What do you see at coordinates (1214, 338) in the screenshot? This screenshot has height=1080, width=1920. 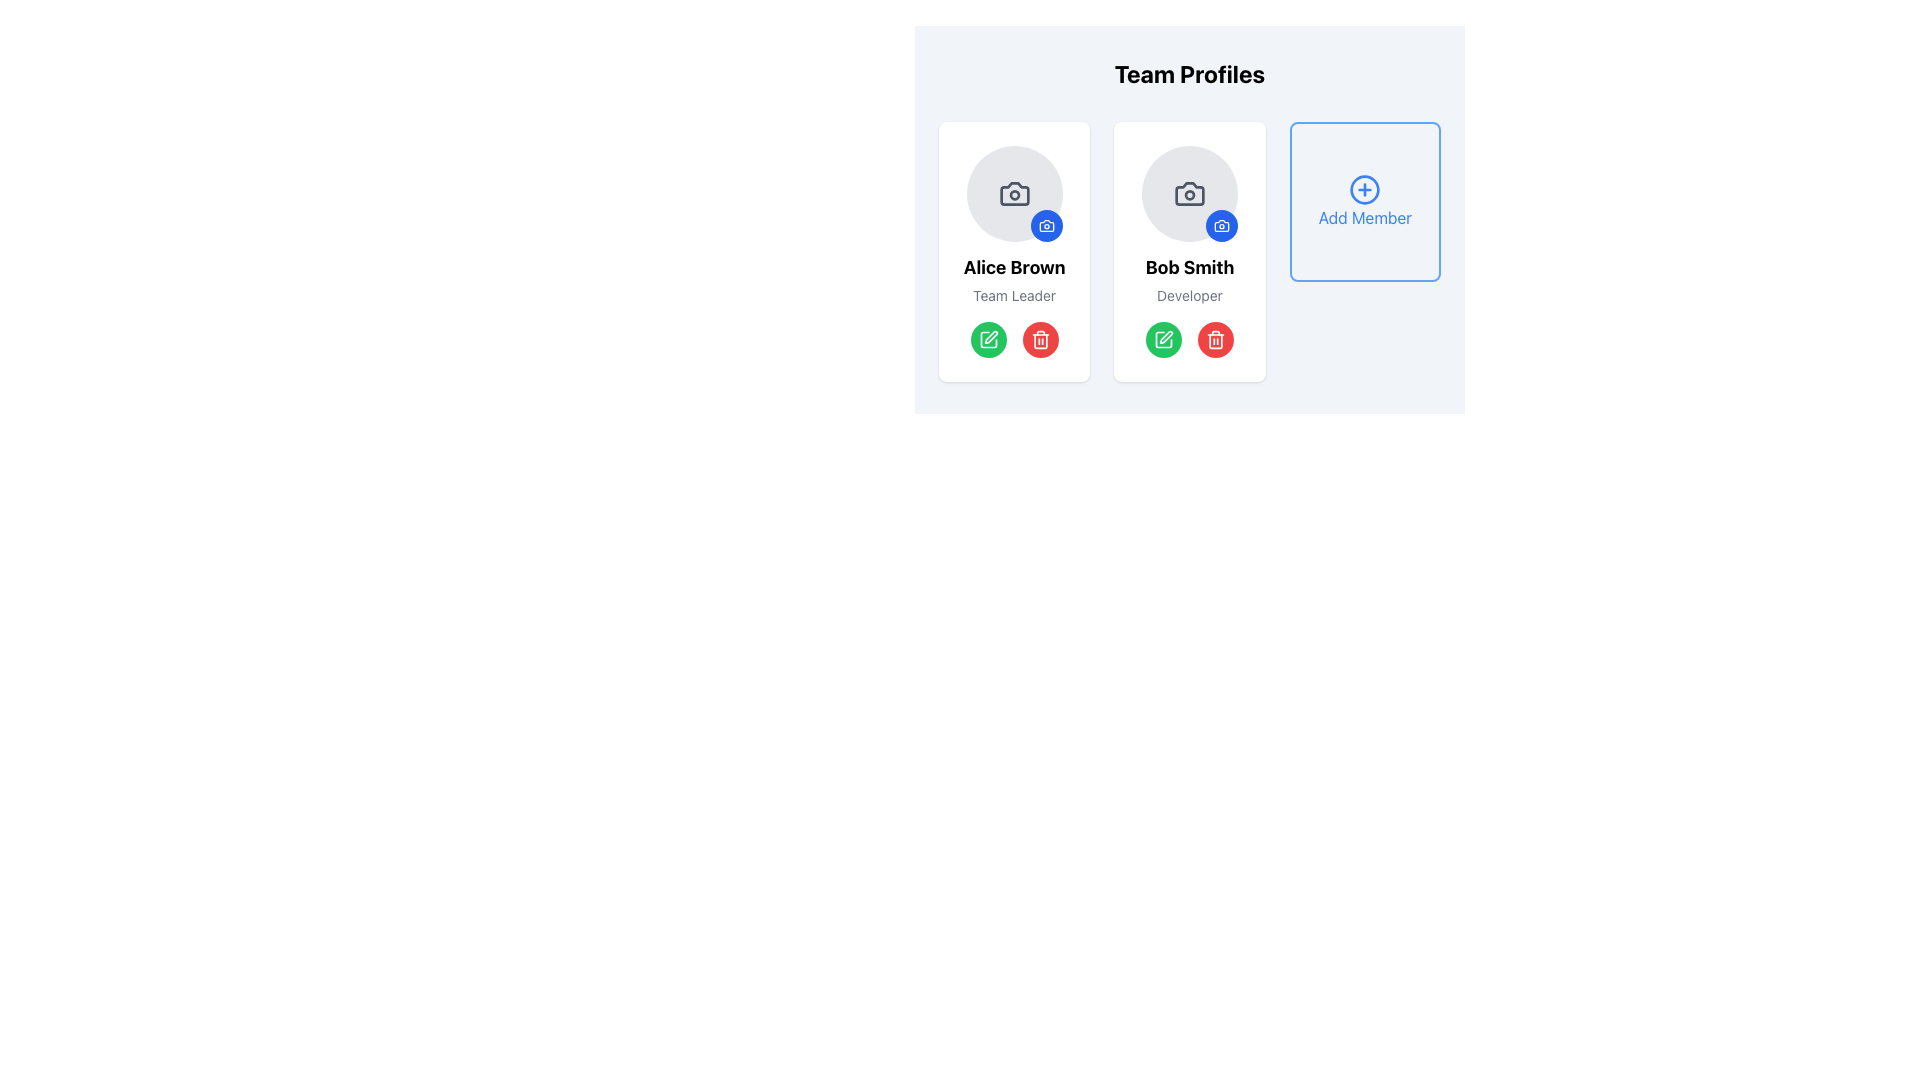 I see `the circular red button with a white trash bin icon in the bottom-right corner of Bob Smith's profile card` at bounding box center [1214, 338].